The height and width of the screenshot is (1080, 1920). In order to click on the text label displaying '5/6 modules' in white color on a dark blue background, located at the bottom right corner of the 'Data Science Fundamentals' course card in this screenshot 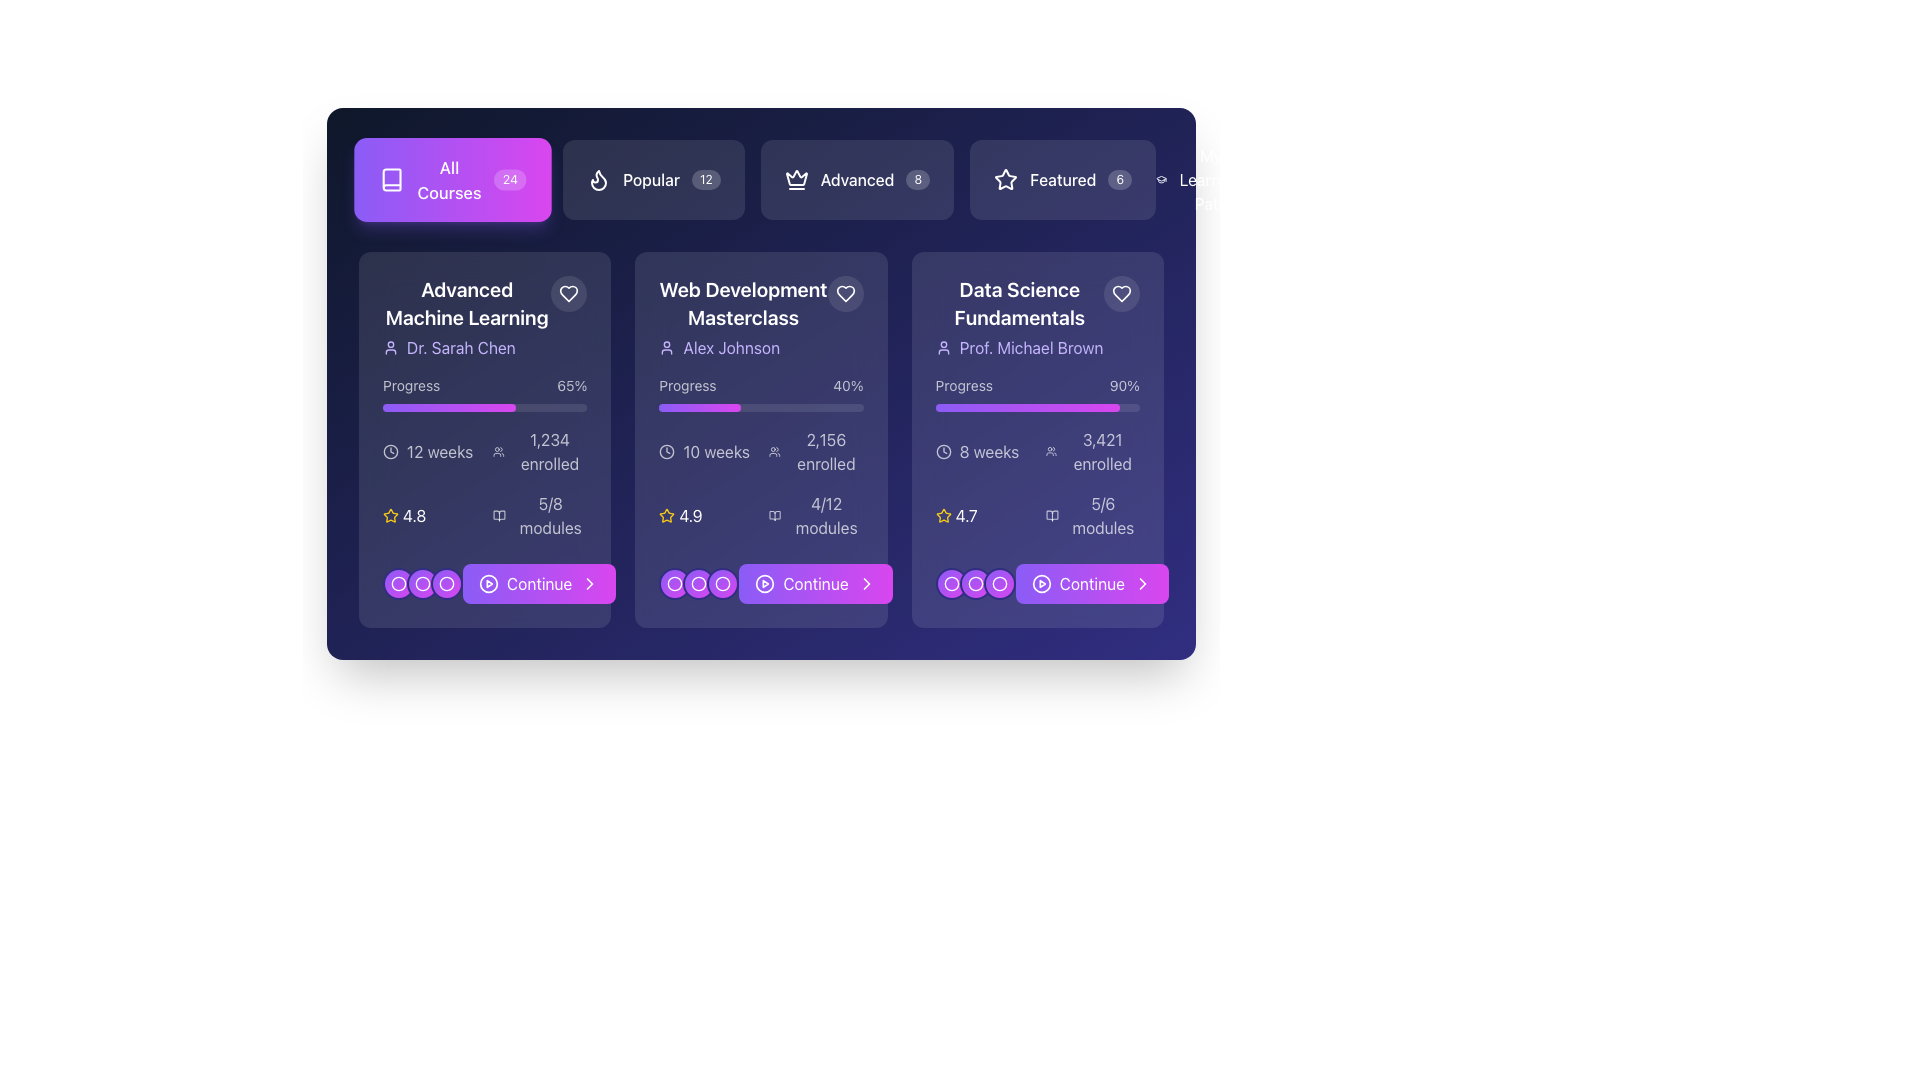, I will do `click(1102, 515)`.